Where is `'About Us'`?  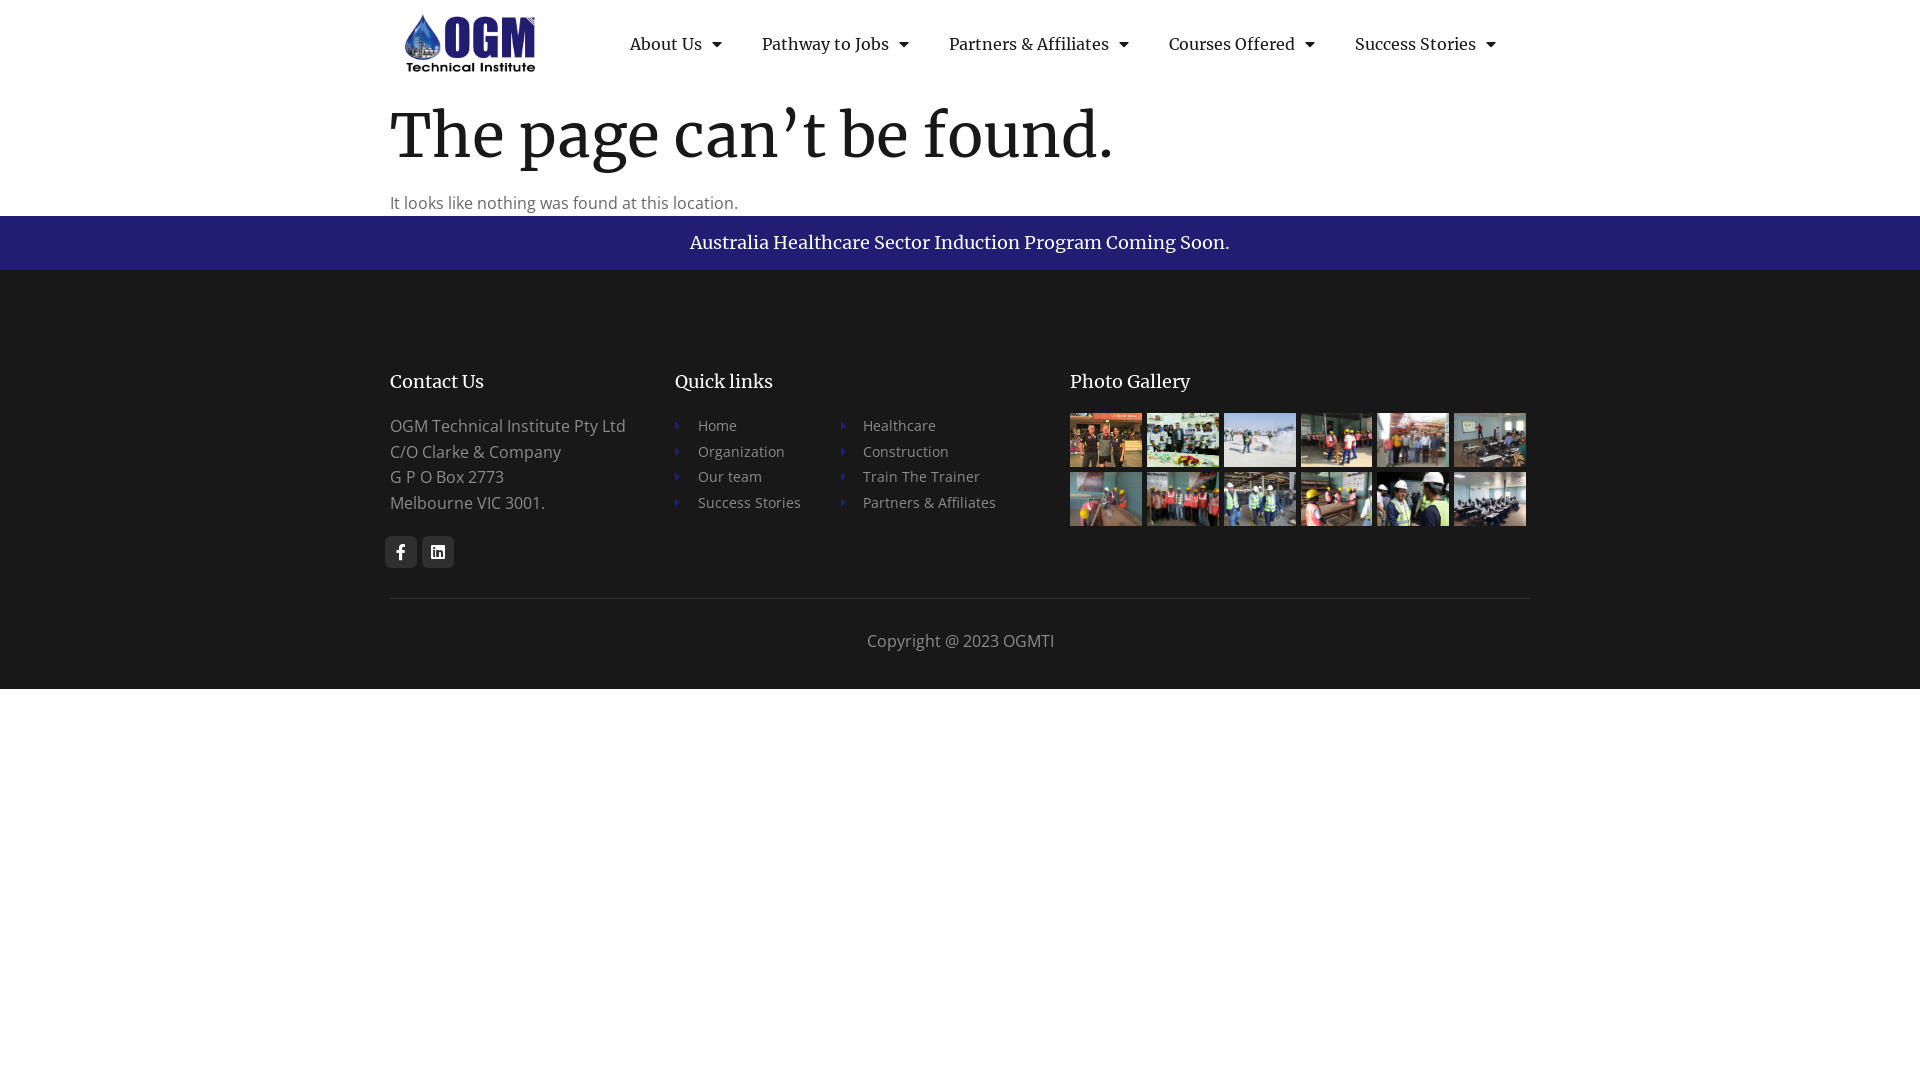
'About Us' is located at coordinates (608, 44).